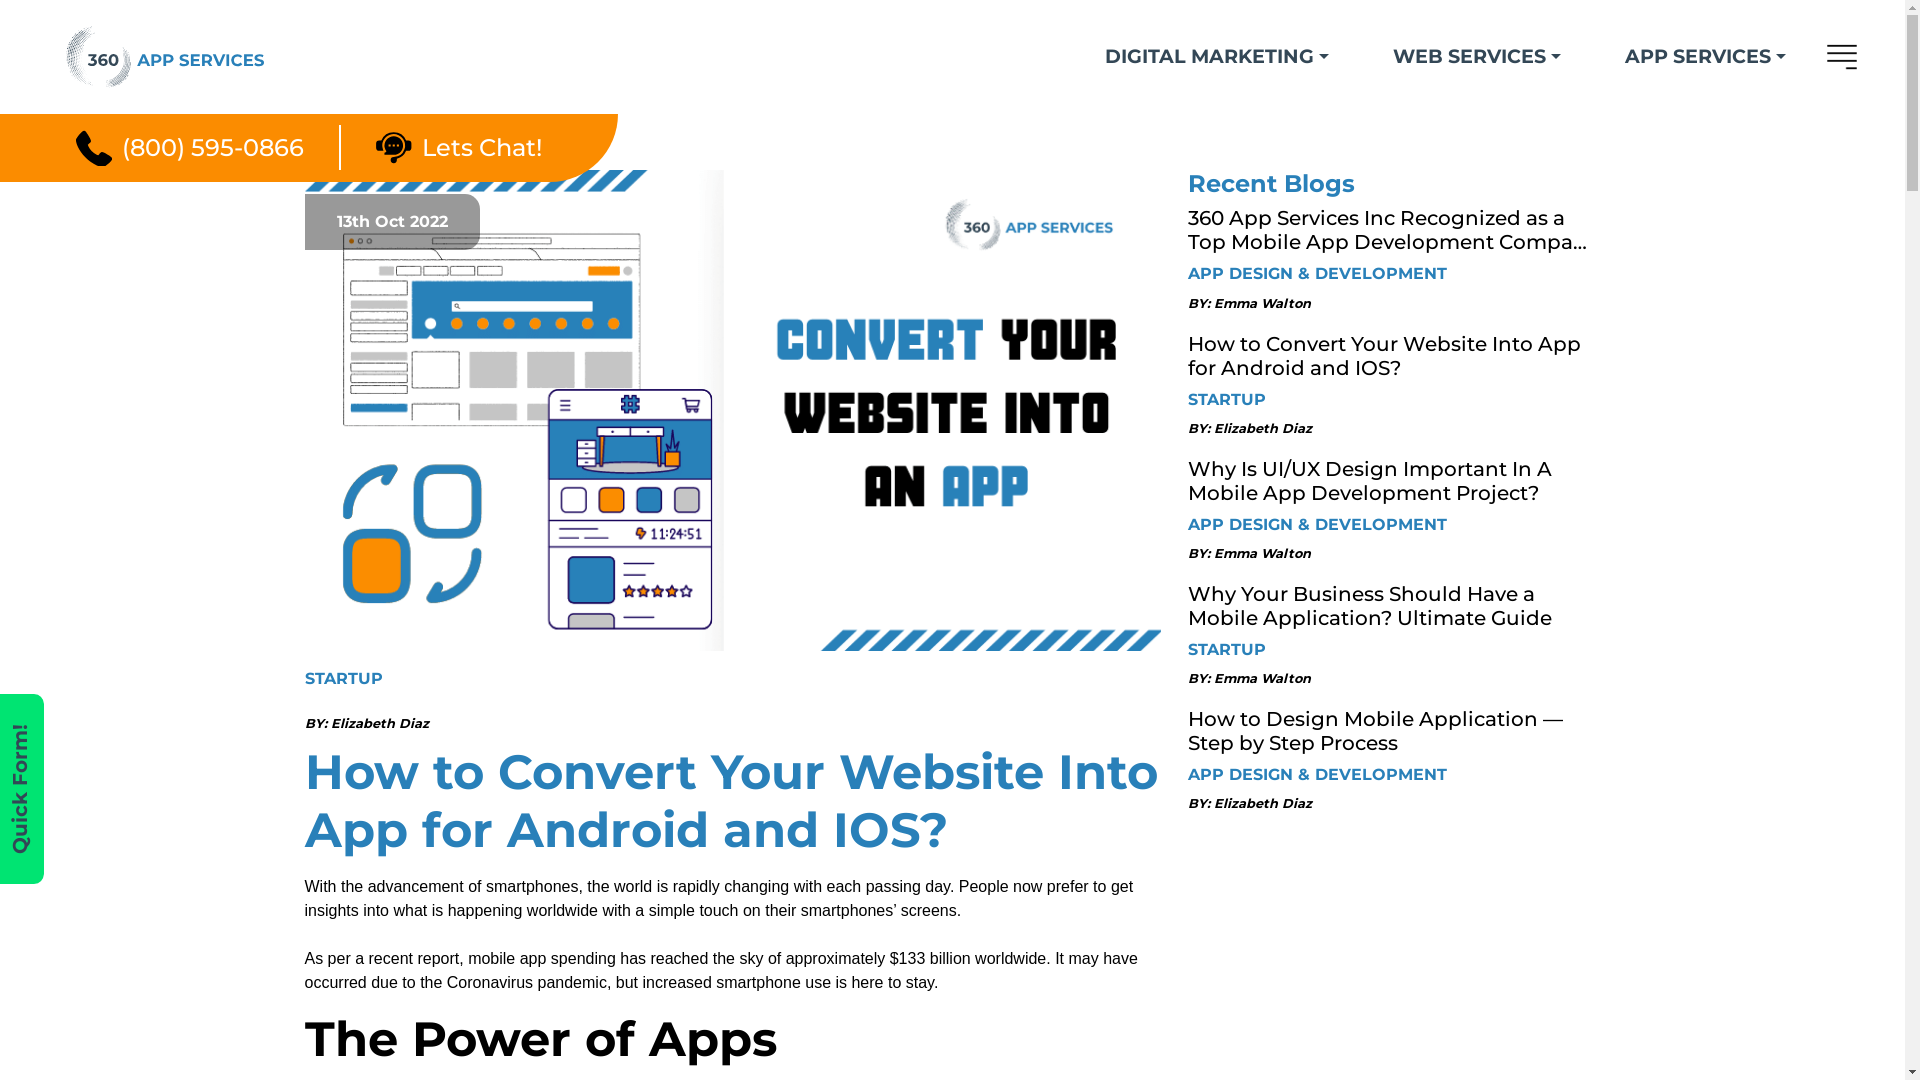 This screenshot has height=1080, width=1920. Describe the element at coordinates (1704, 55) in the screenshot. I see `'APP SERVICES'` at that location.